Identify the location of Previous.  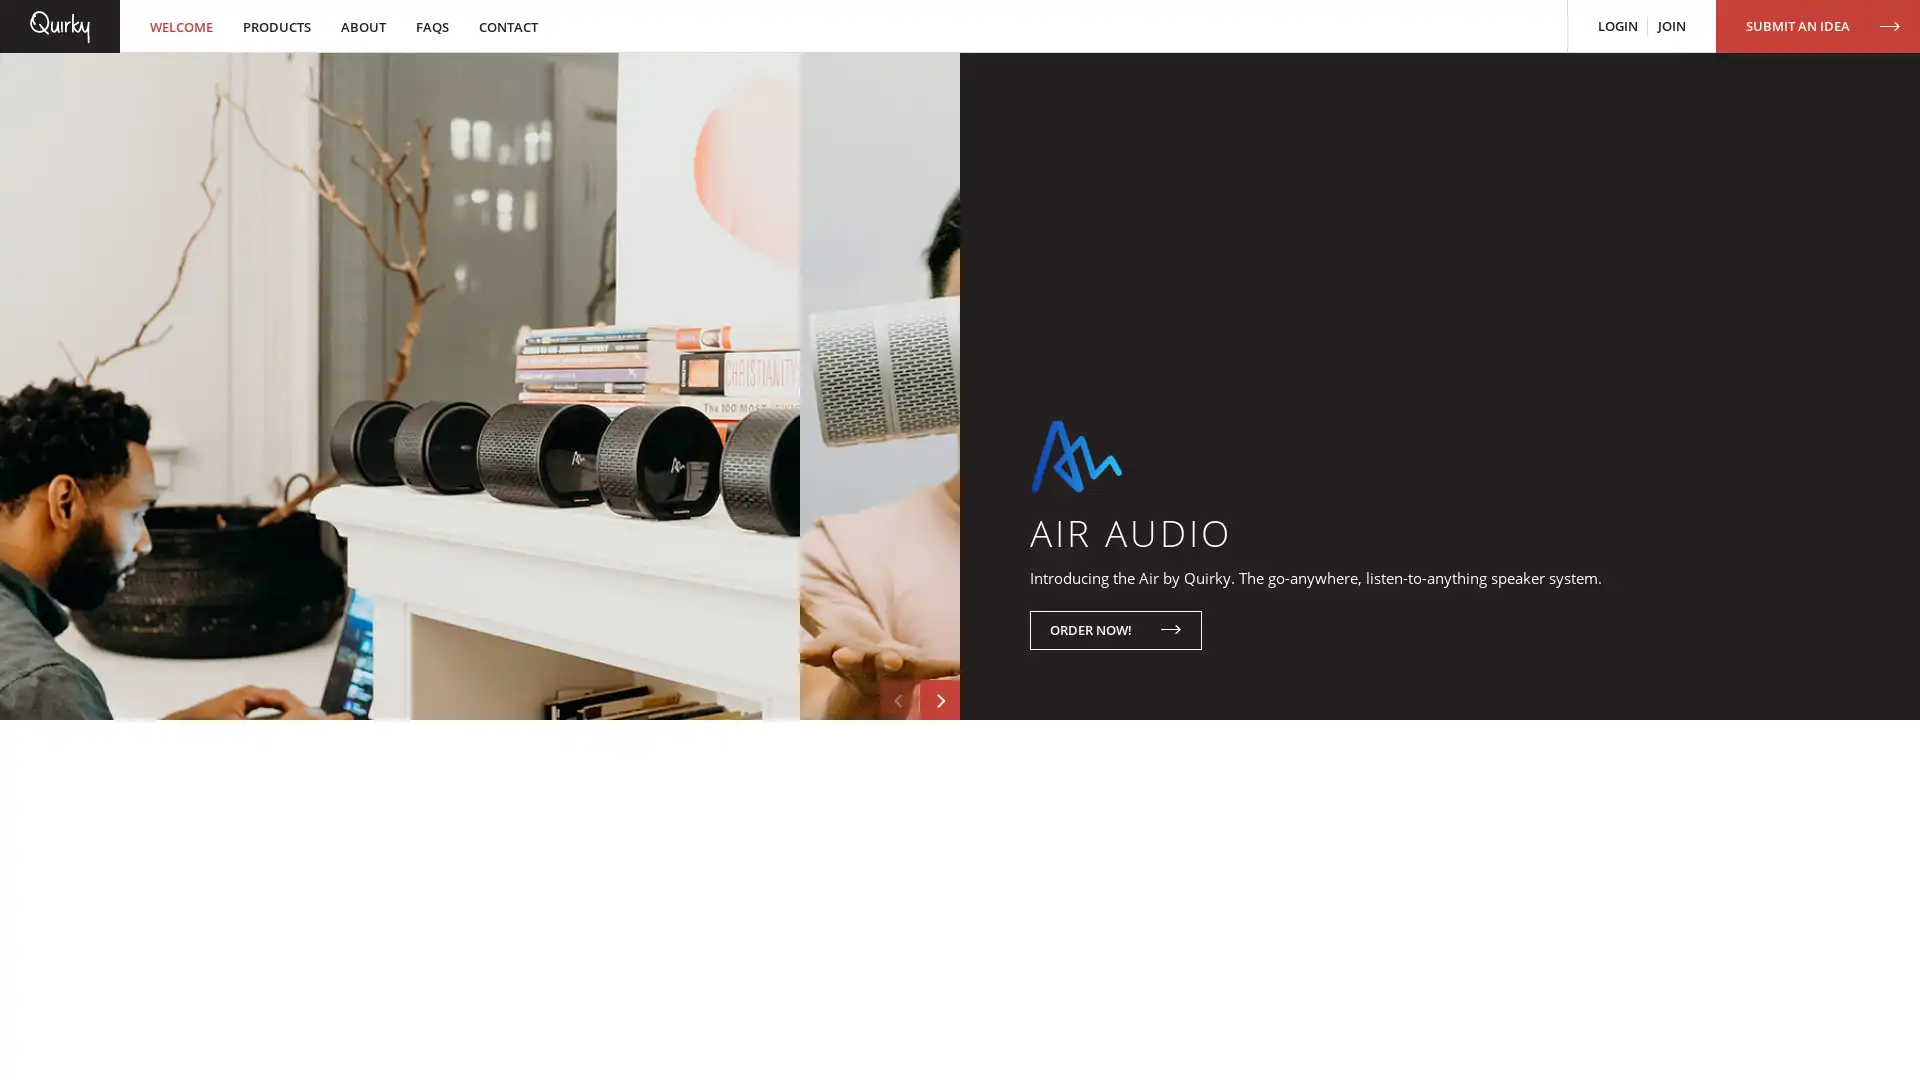
(897, 833).